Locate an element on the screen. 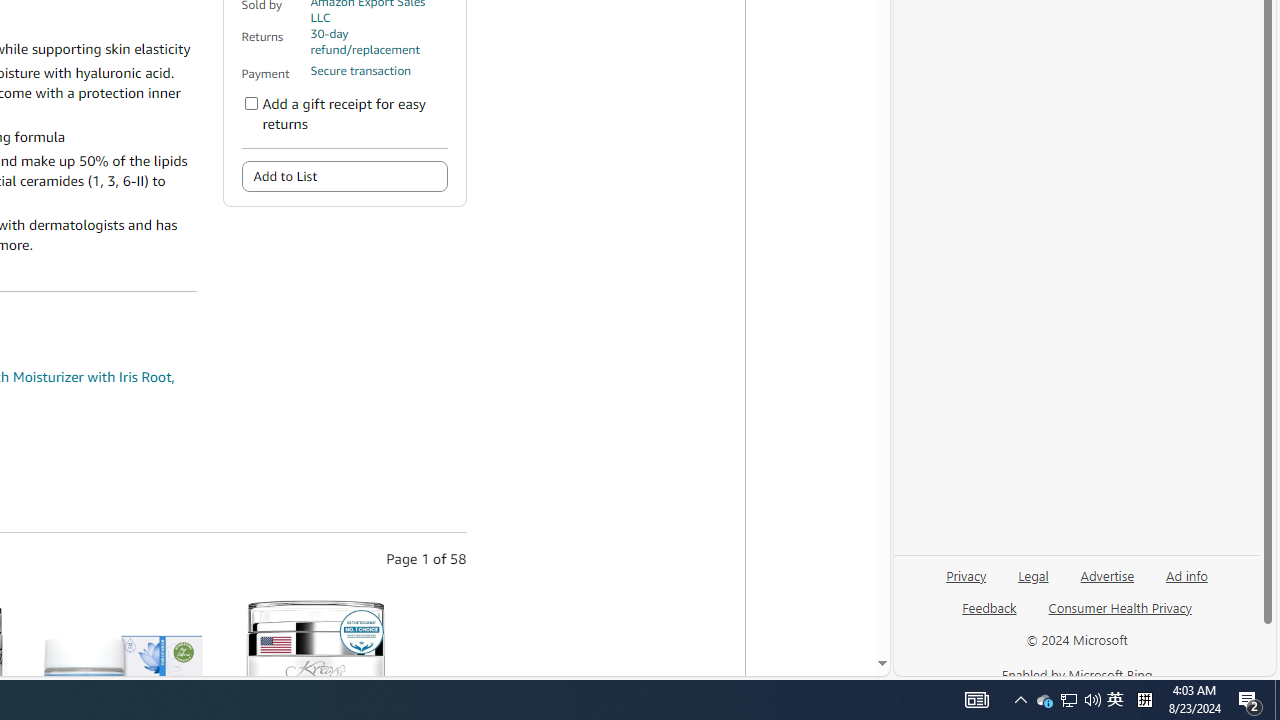 This screenshot has width=1280, height=720. 'Legal' is located at coordinates (1033, 574).